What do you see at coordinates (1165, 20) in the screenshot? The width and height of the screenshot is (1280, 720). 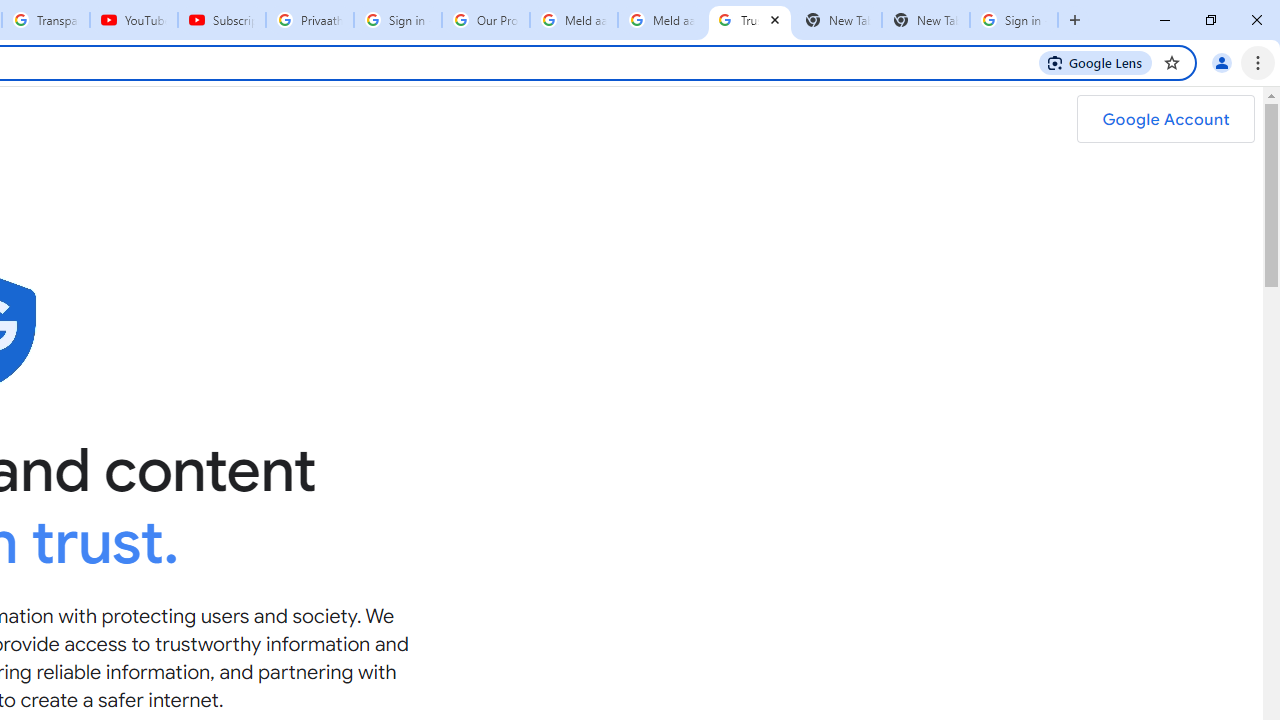 I see `'Minimize'` at bounding box center [1165, 20].